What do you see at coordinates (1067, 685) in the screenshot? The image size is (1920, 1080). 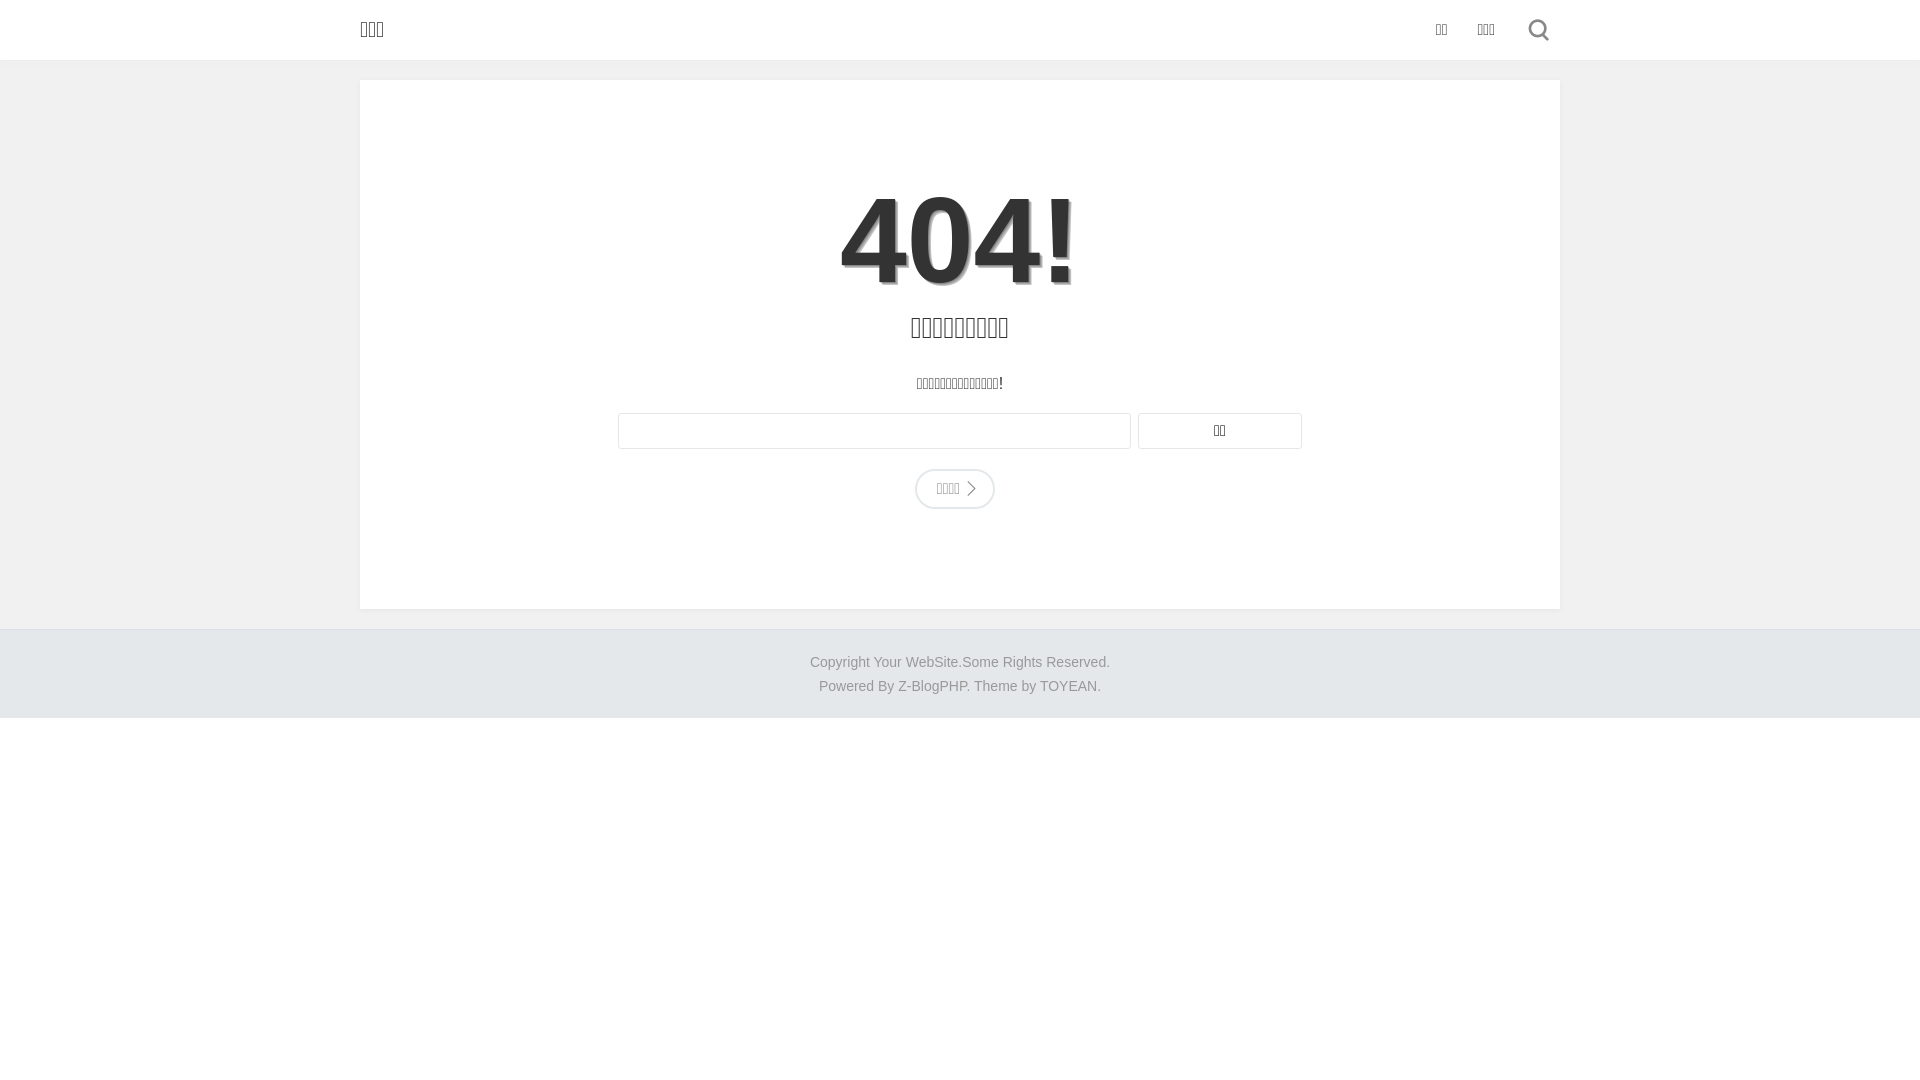 I see `'TOYEAN'` at bounding box center [1067, 685].